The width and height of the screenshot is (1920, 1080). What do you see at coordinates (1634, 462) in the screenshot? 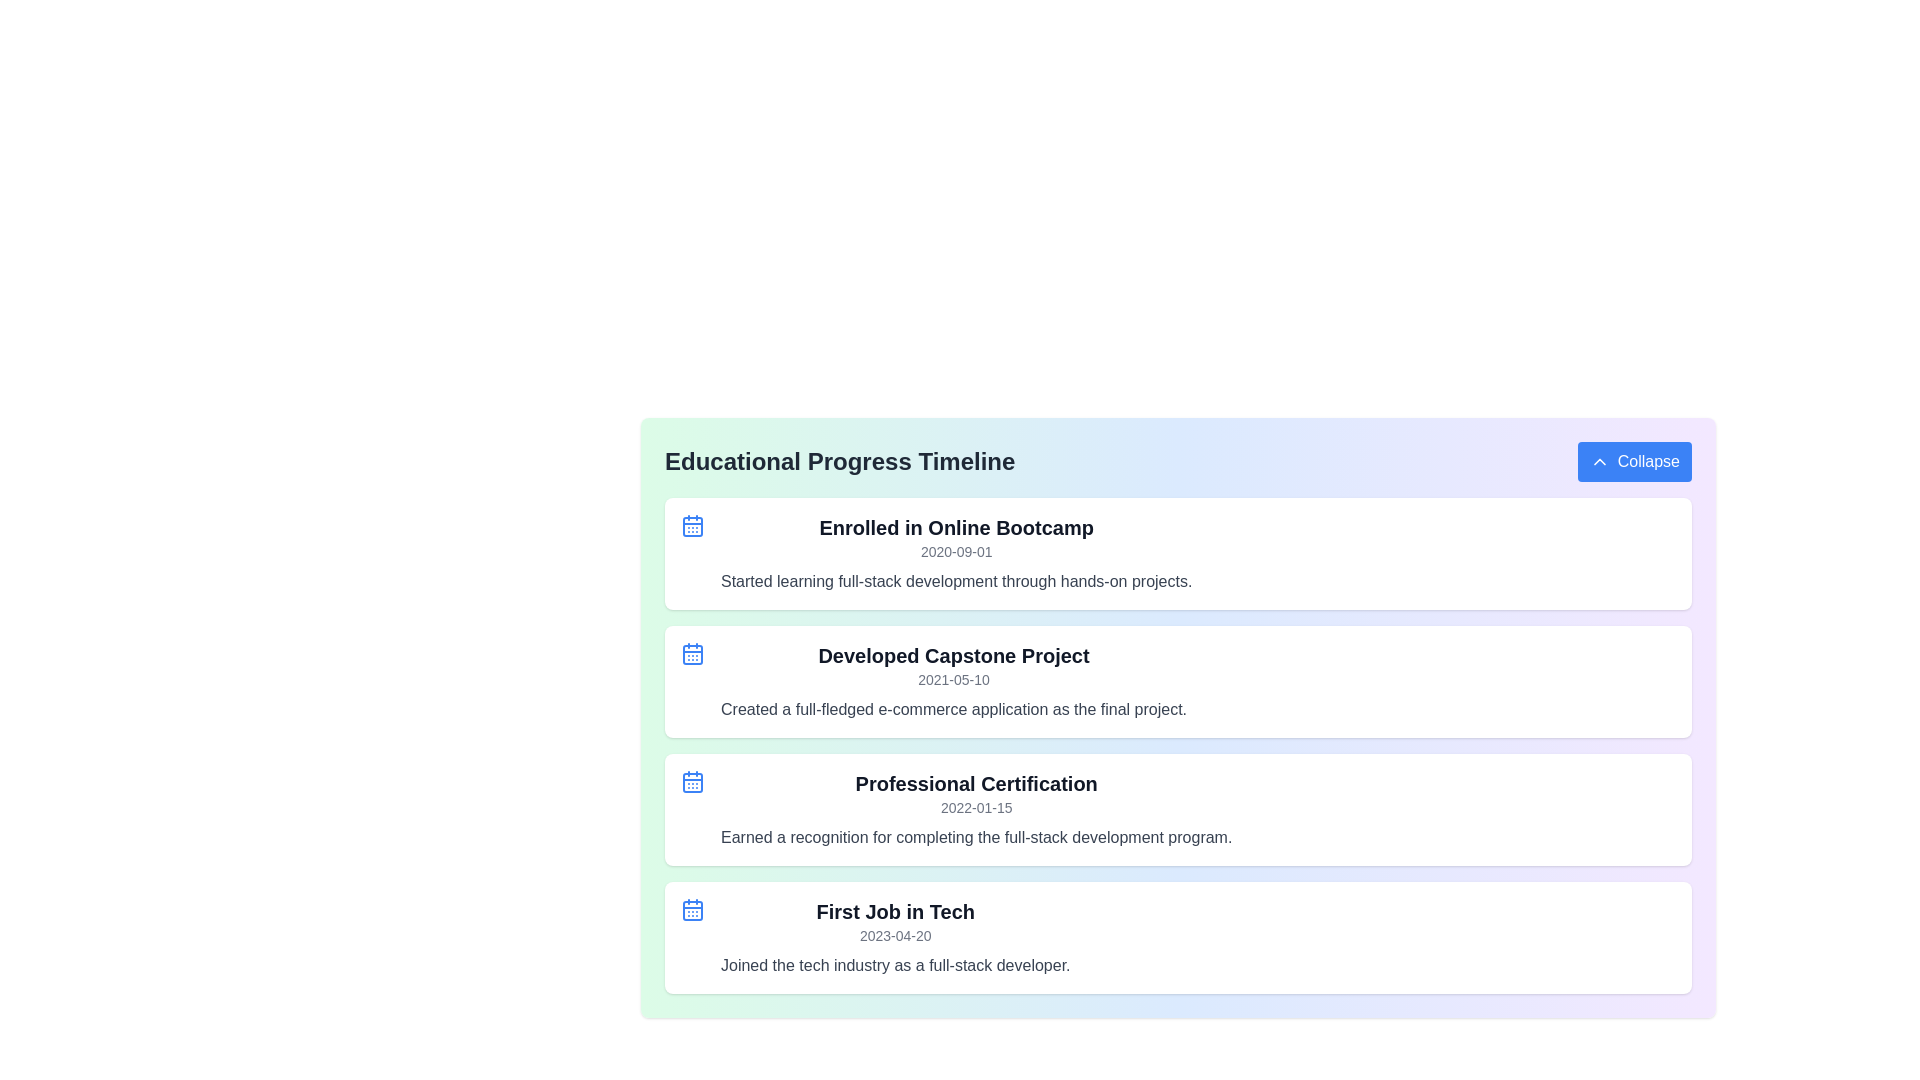
I see `the collapsible toggle button for the 'Educational Progress Timeline' section` at bounding box center [1634, 462].